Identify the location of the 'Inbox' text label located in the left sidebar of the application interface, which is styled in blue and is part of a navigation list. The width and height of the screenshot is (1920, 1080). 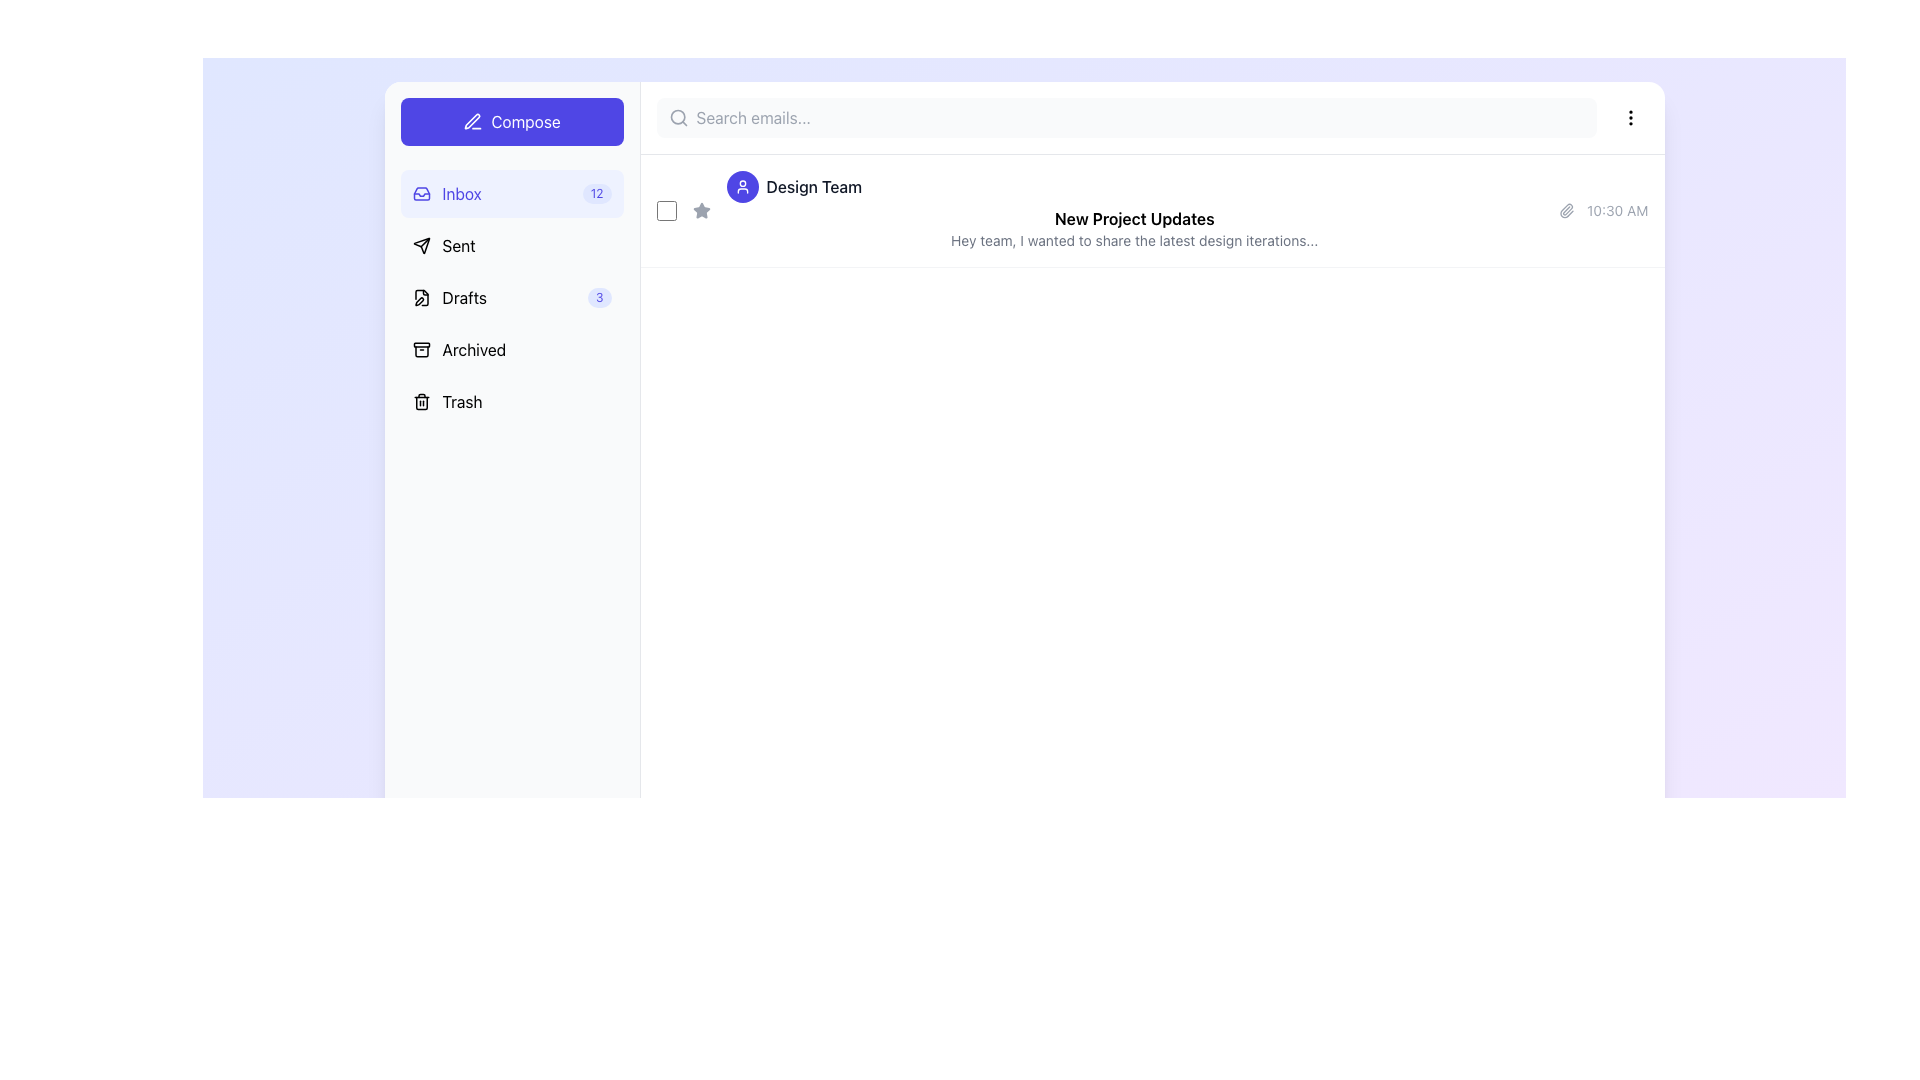
(446, 193).